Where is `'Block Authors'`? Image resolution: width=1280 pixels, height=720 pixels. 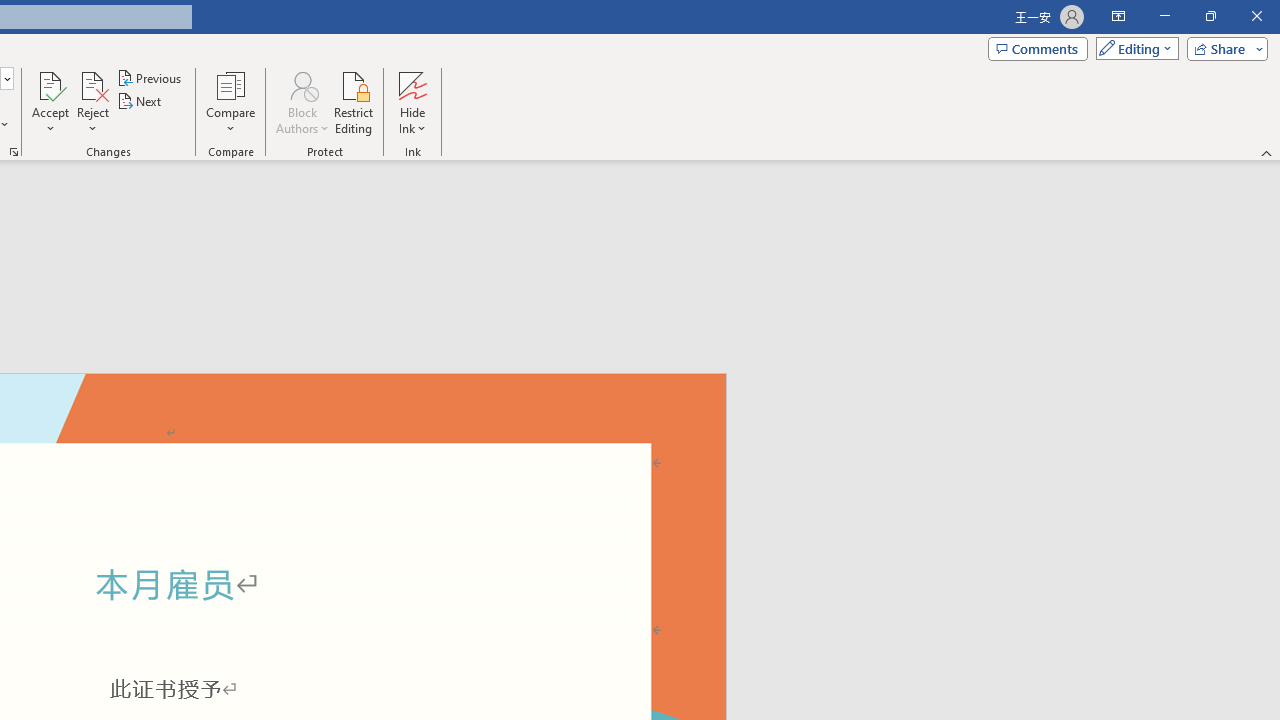 'Block Authors' is located at coordinates (301, 103).